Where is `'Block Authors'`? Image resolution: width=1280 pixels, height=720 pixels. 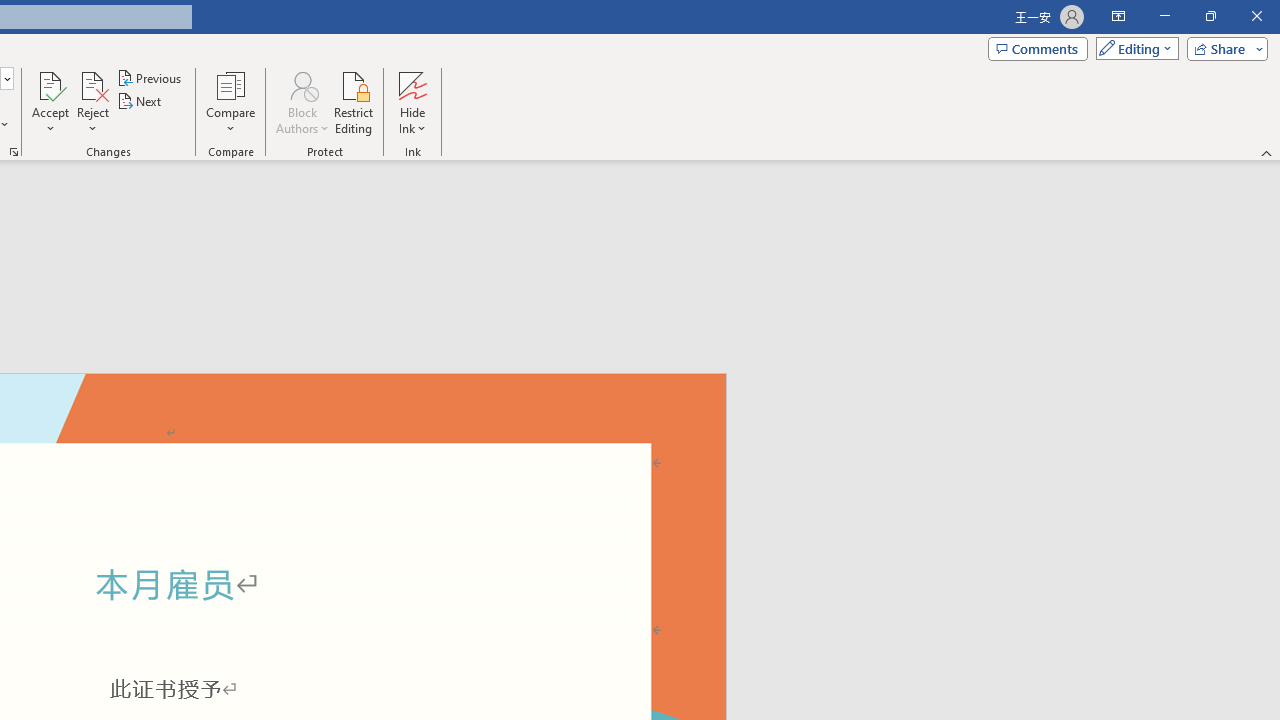 'Block Authors' is located at coordinates (301, 103).